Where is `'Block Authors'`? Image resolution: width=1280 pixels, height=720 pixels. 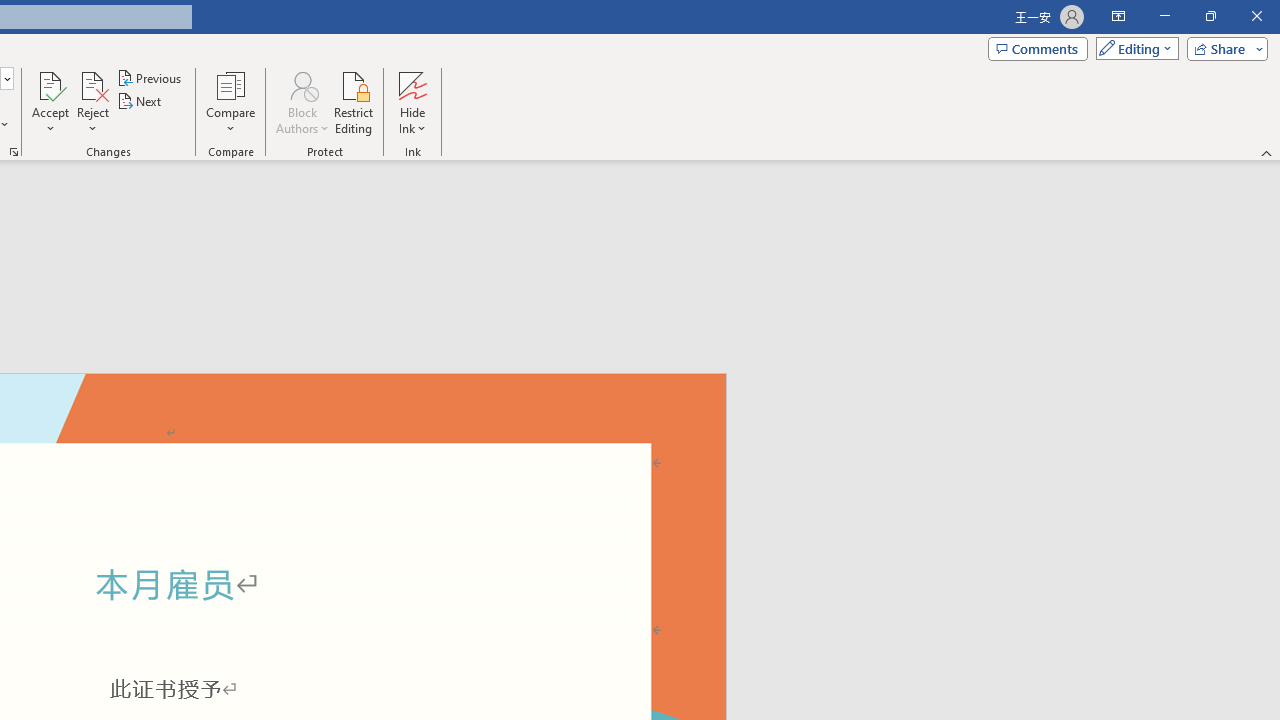 'Block Authors' is located at coordinates (301, 103).